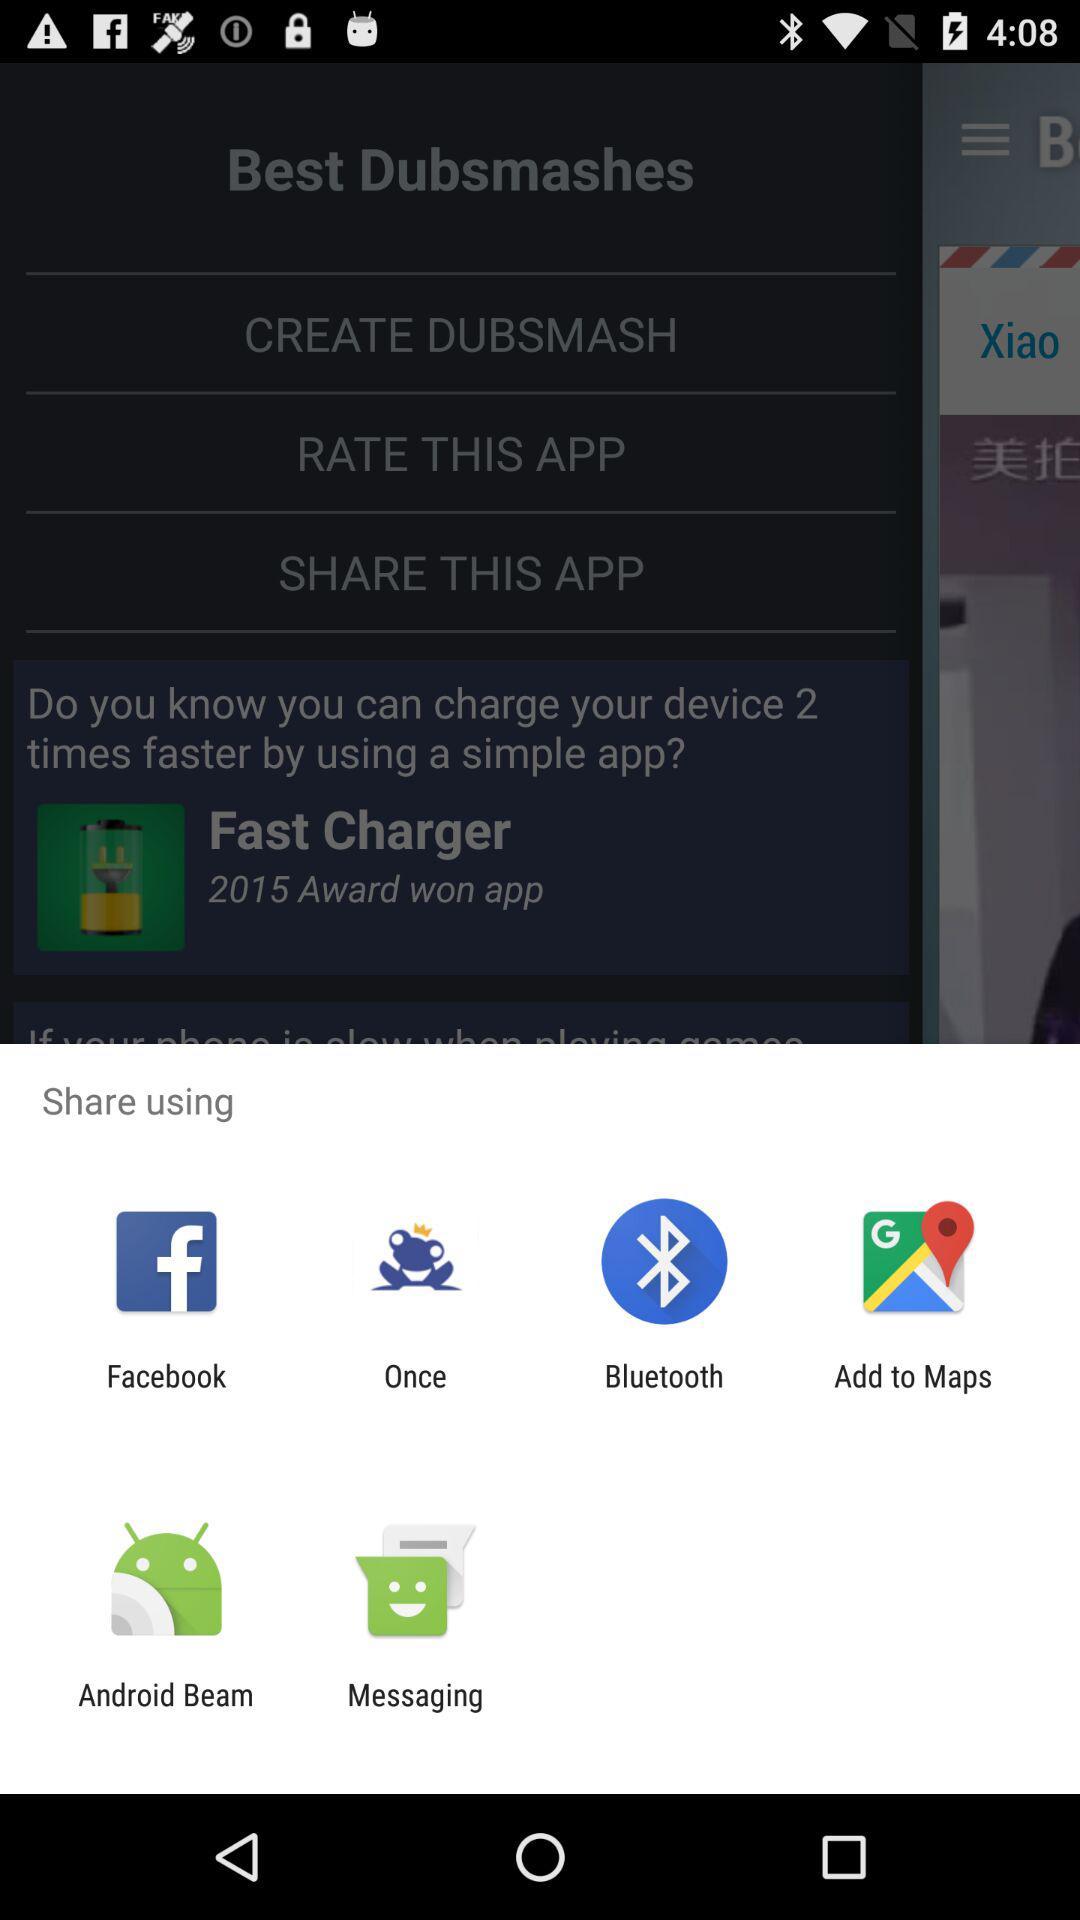 The image size is (1080, 1920). Describe the element at coordinates (165, 1711) in the screenshot. I see `the icon to the left of messaging app` at that location.